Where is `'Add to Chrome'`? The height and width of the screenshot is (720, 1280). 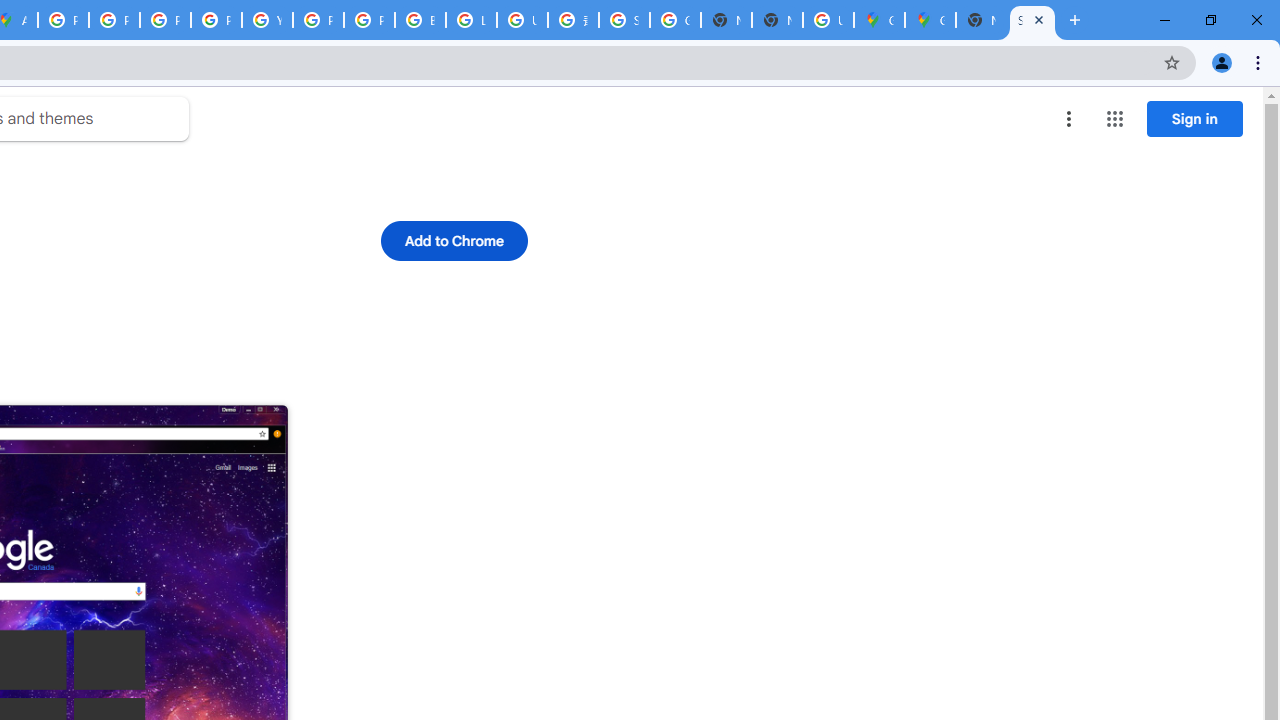 'Add to Chrome' is located at coordinates (452, 239).